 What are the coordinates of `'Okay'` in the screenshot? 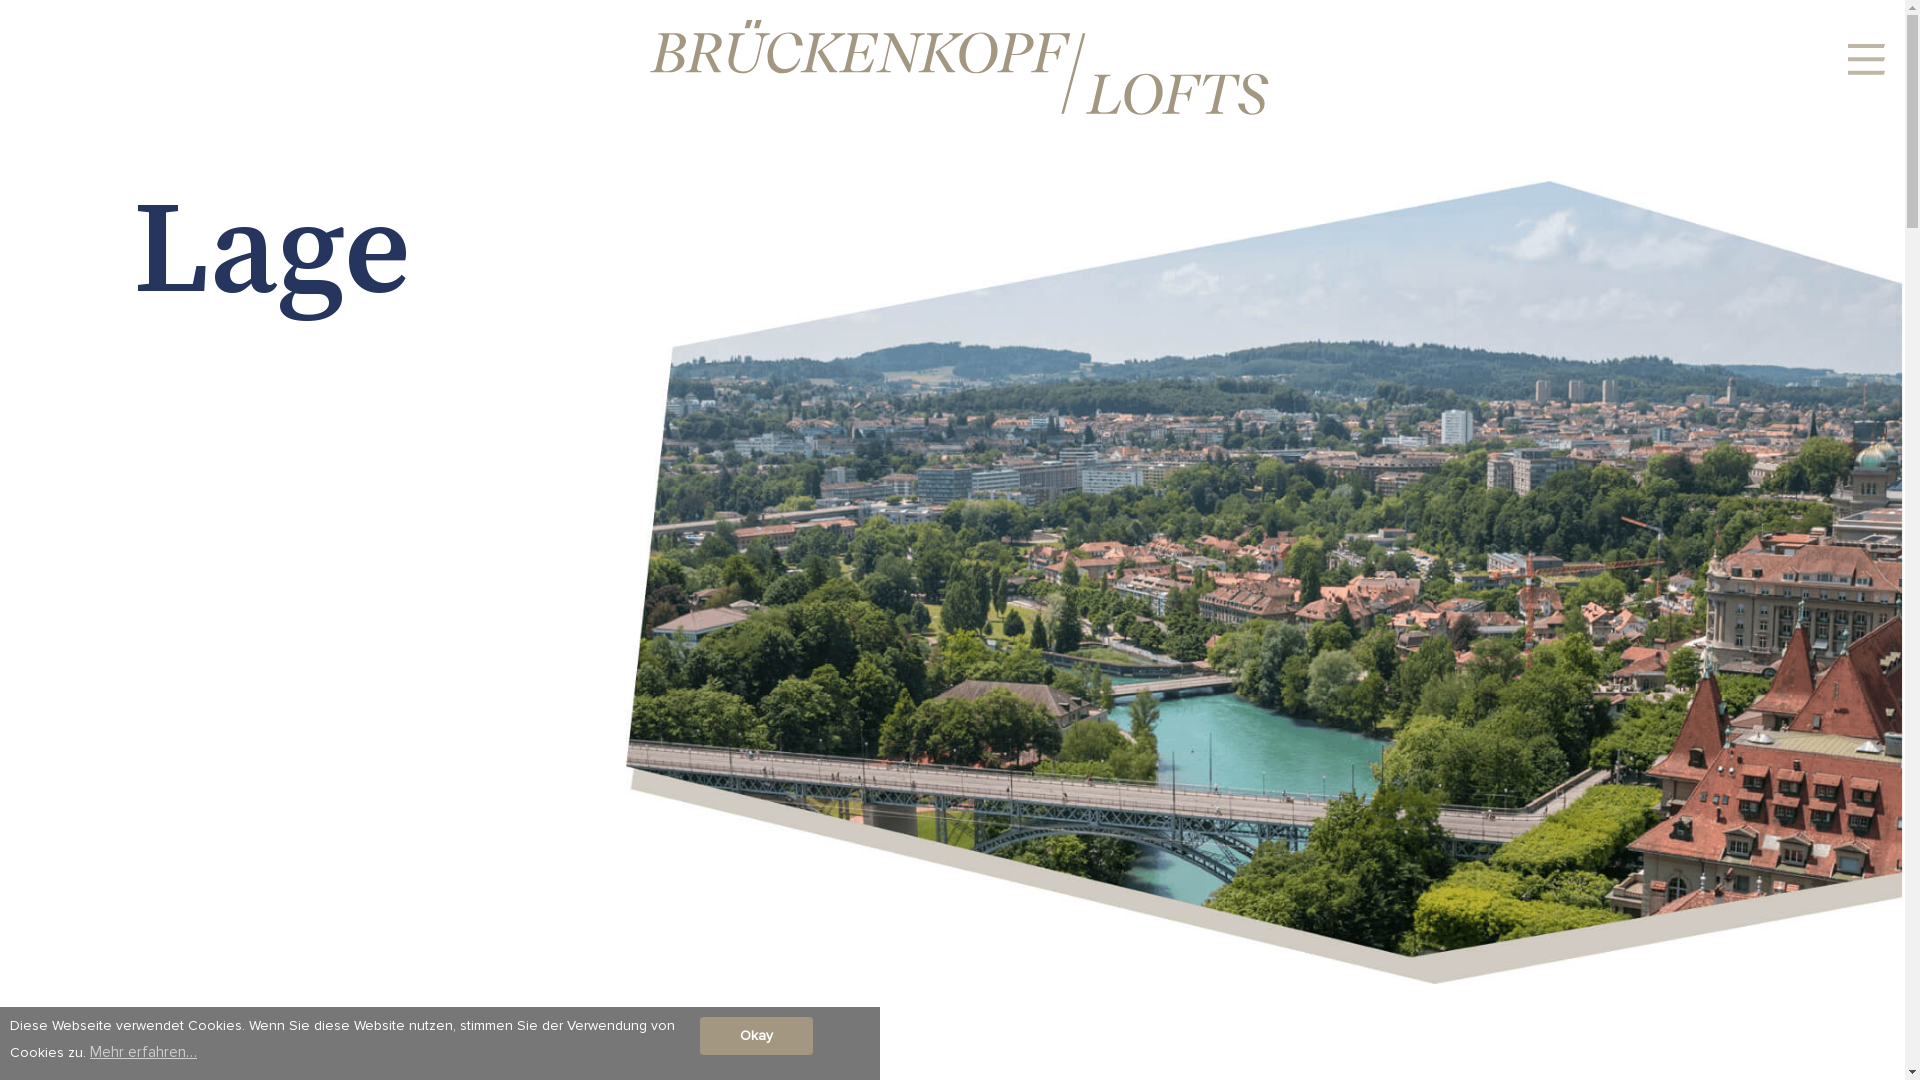 It's located at (700, 1035).